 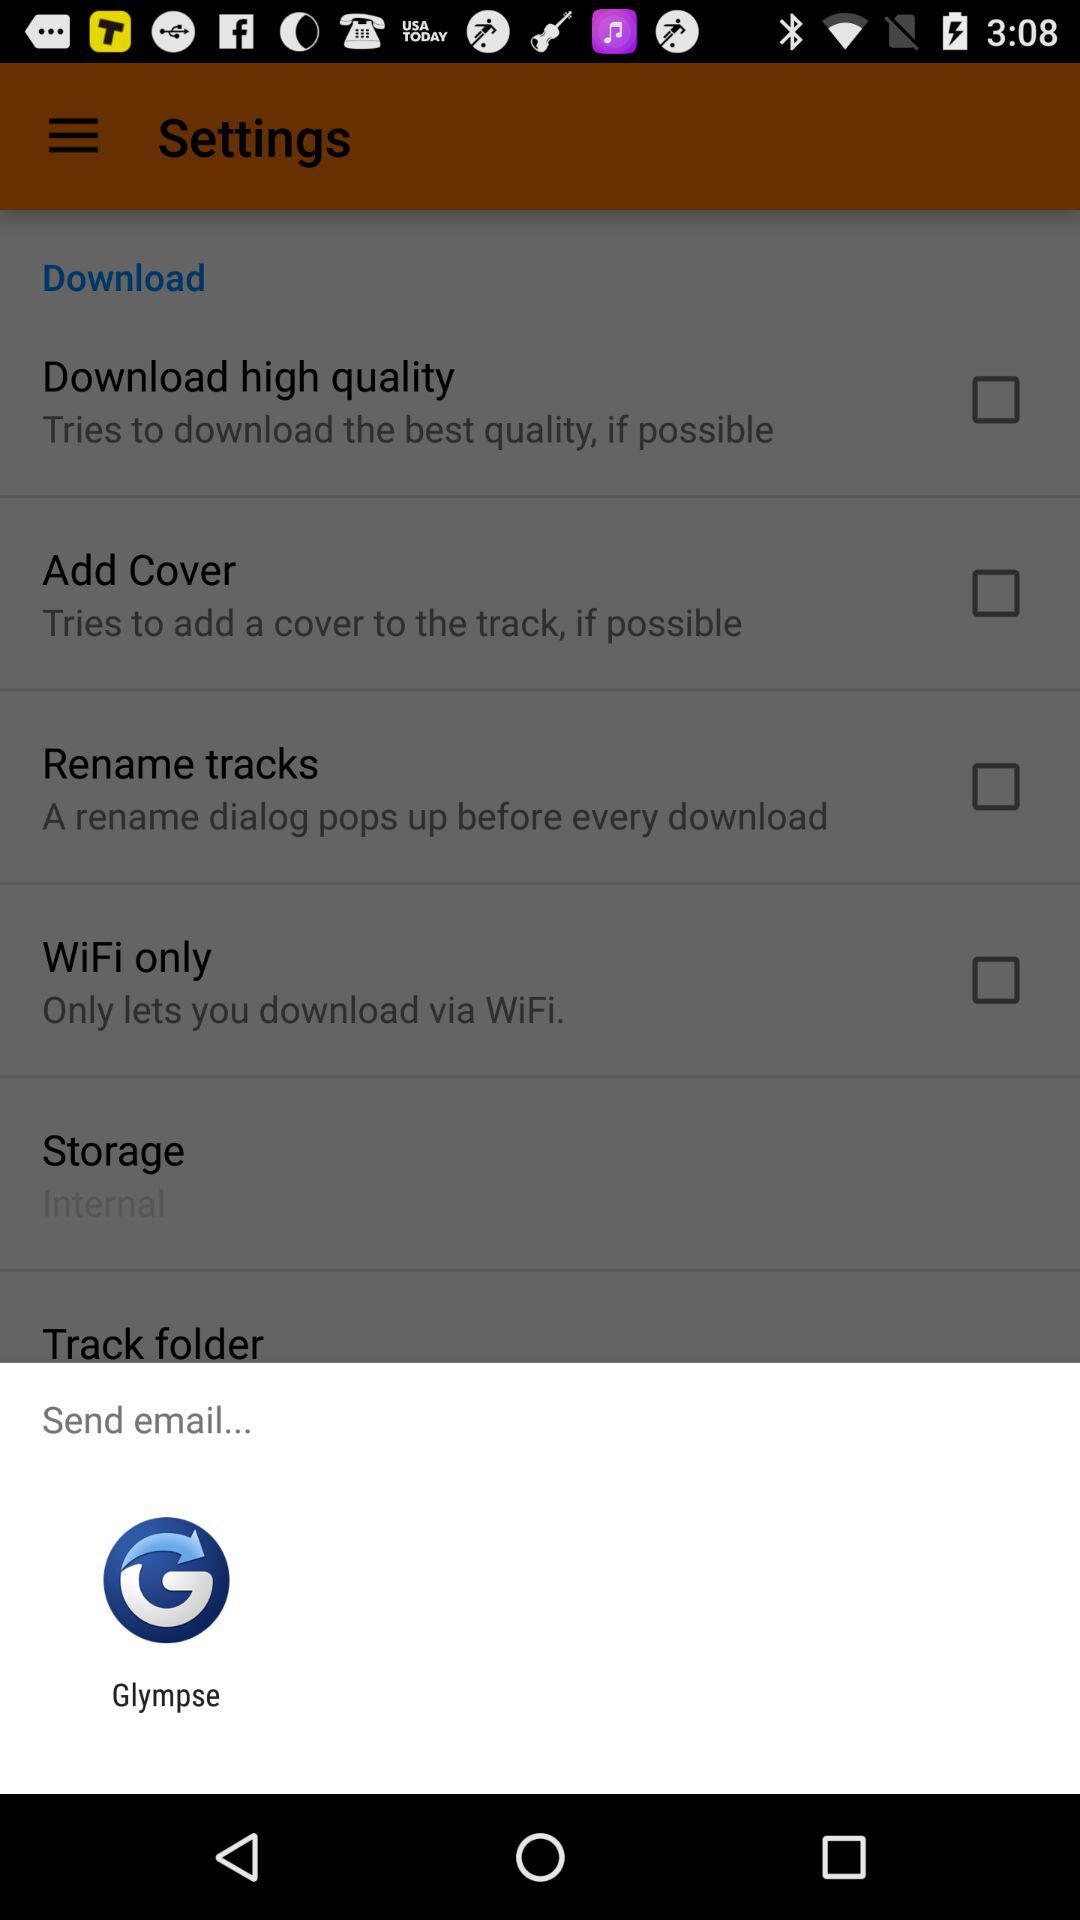 What do you see at coordinates (165, 1579) in the screenshot?
I see `app below send email...` at bounding box center [165, 1579].